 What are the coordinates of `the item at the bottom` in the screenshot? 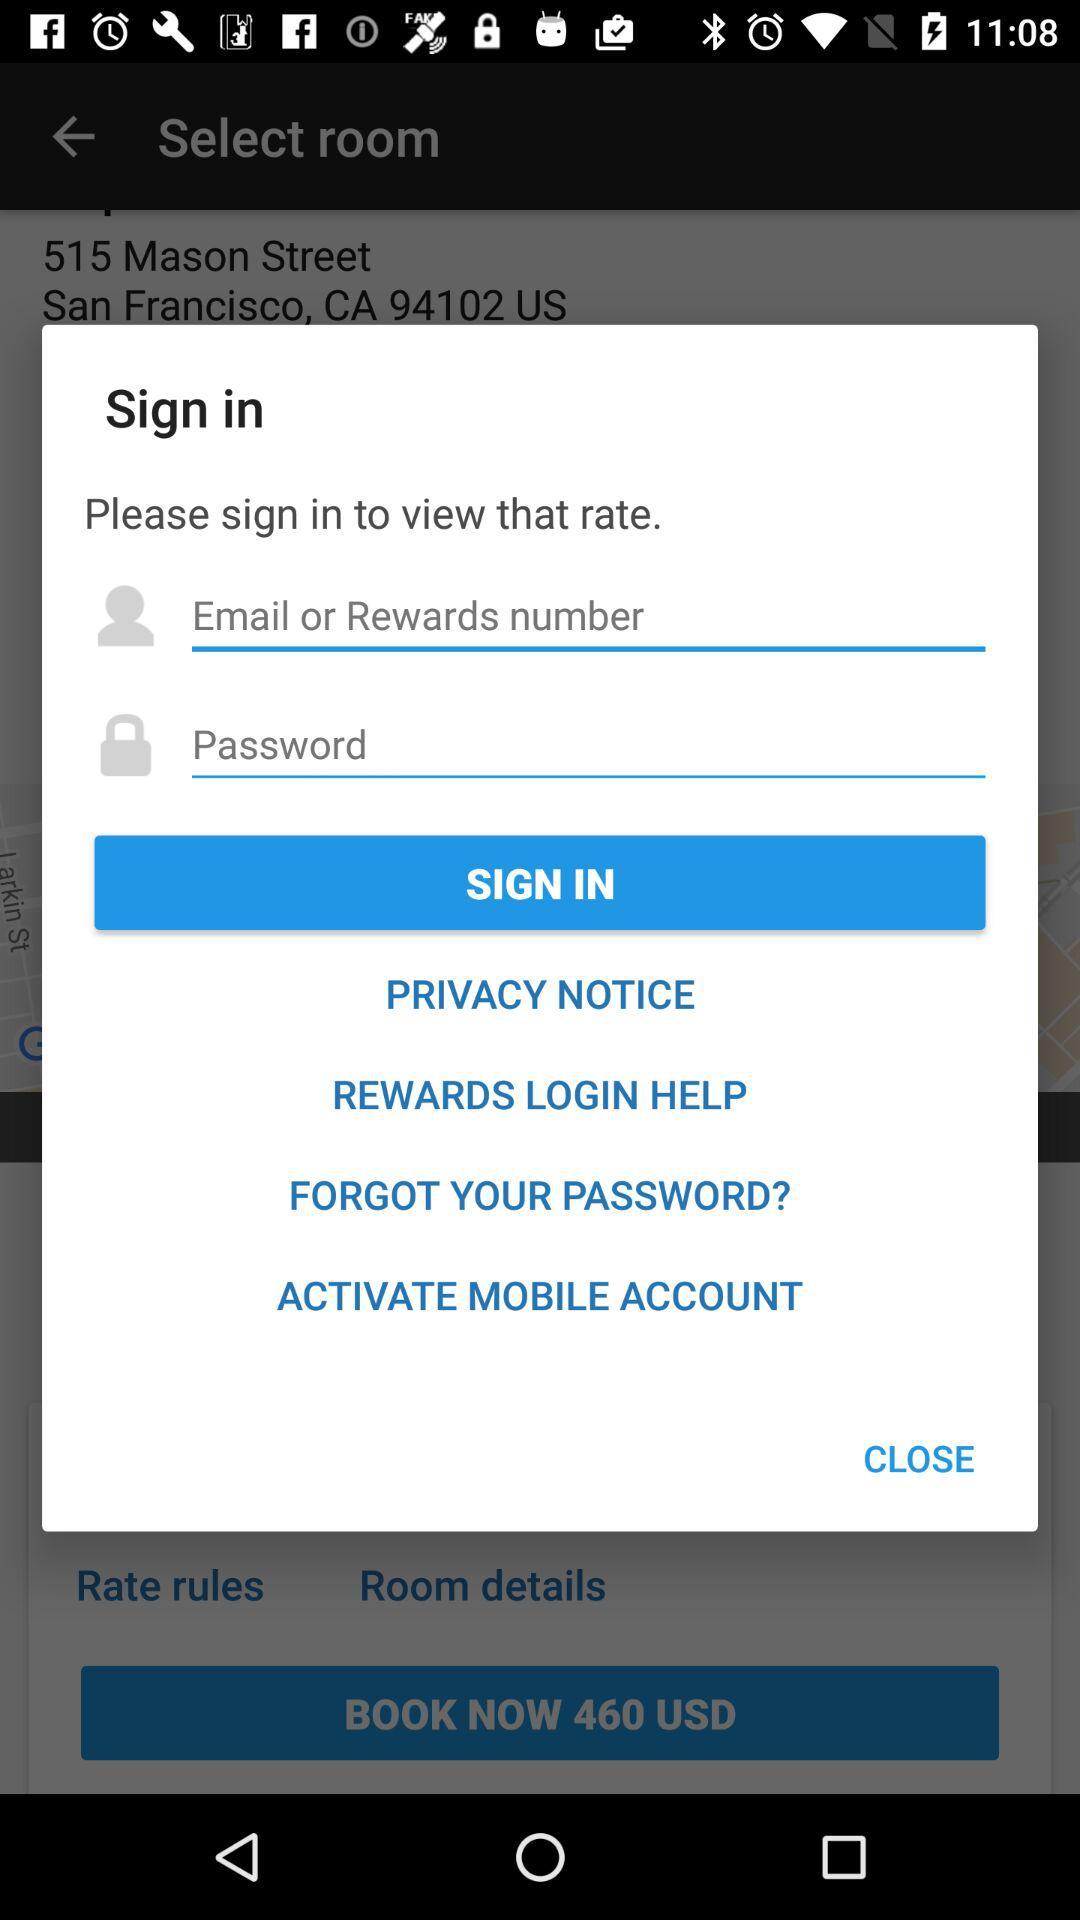 It's located at (540, 1294).